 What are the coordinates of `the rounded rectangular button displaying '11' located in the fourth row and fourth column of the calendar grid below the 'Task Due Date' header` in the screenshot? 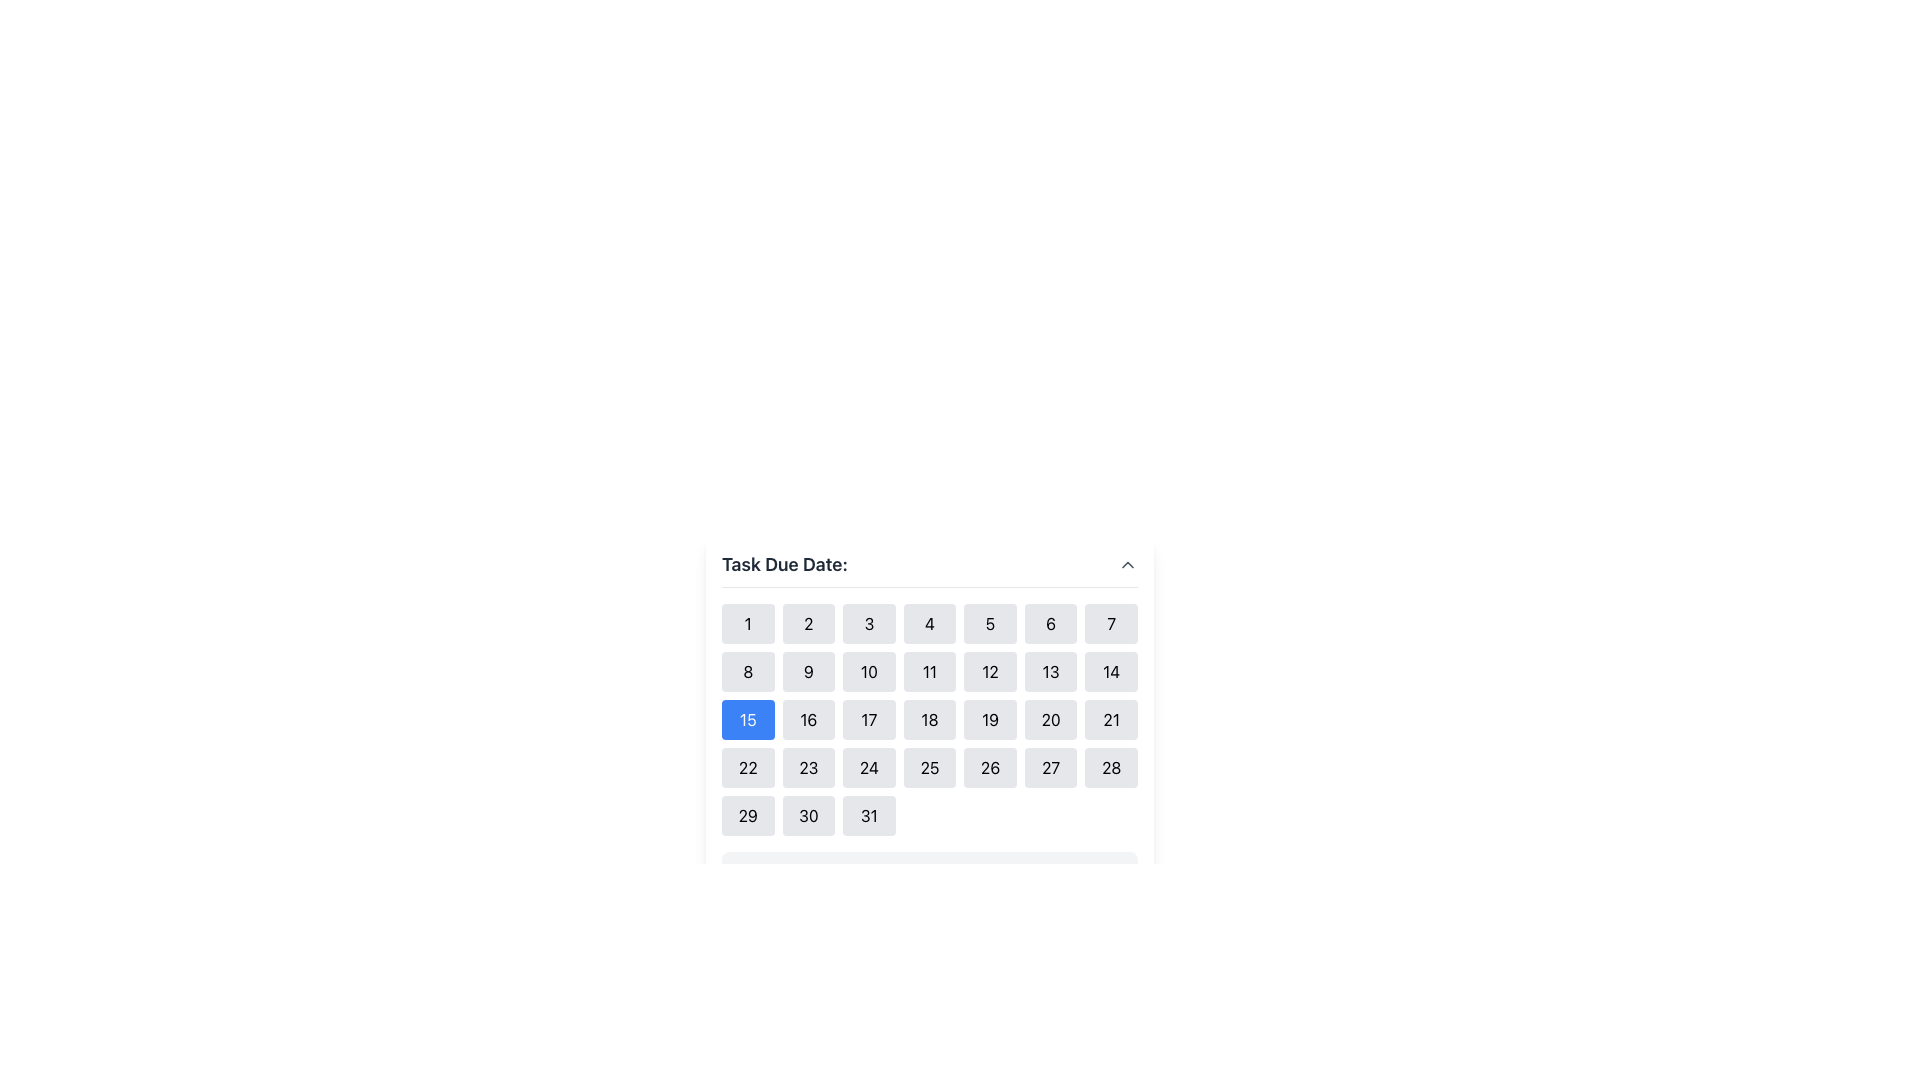 It's located at (929, 671).